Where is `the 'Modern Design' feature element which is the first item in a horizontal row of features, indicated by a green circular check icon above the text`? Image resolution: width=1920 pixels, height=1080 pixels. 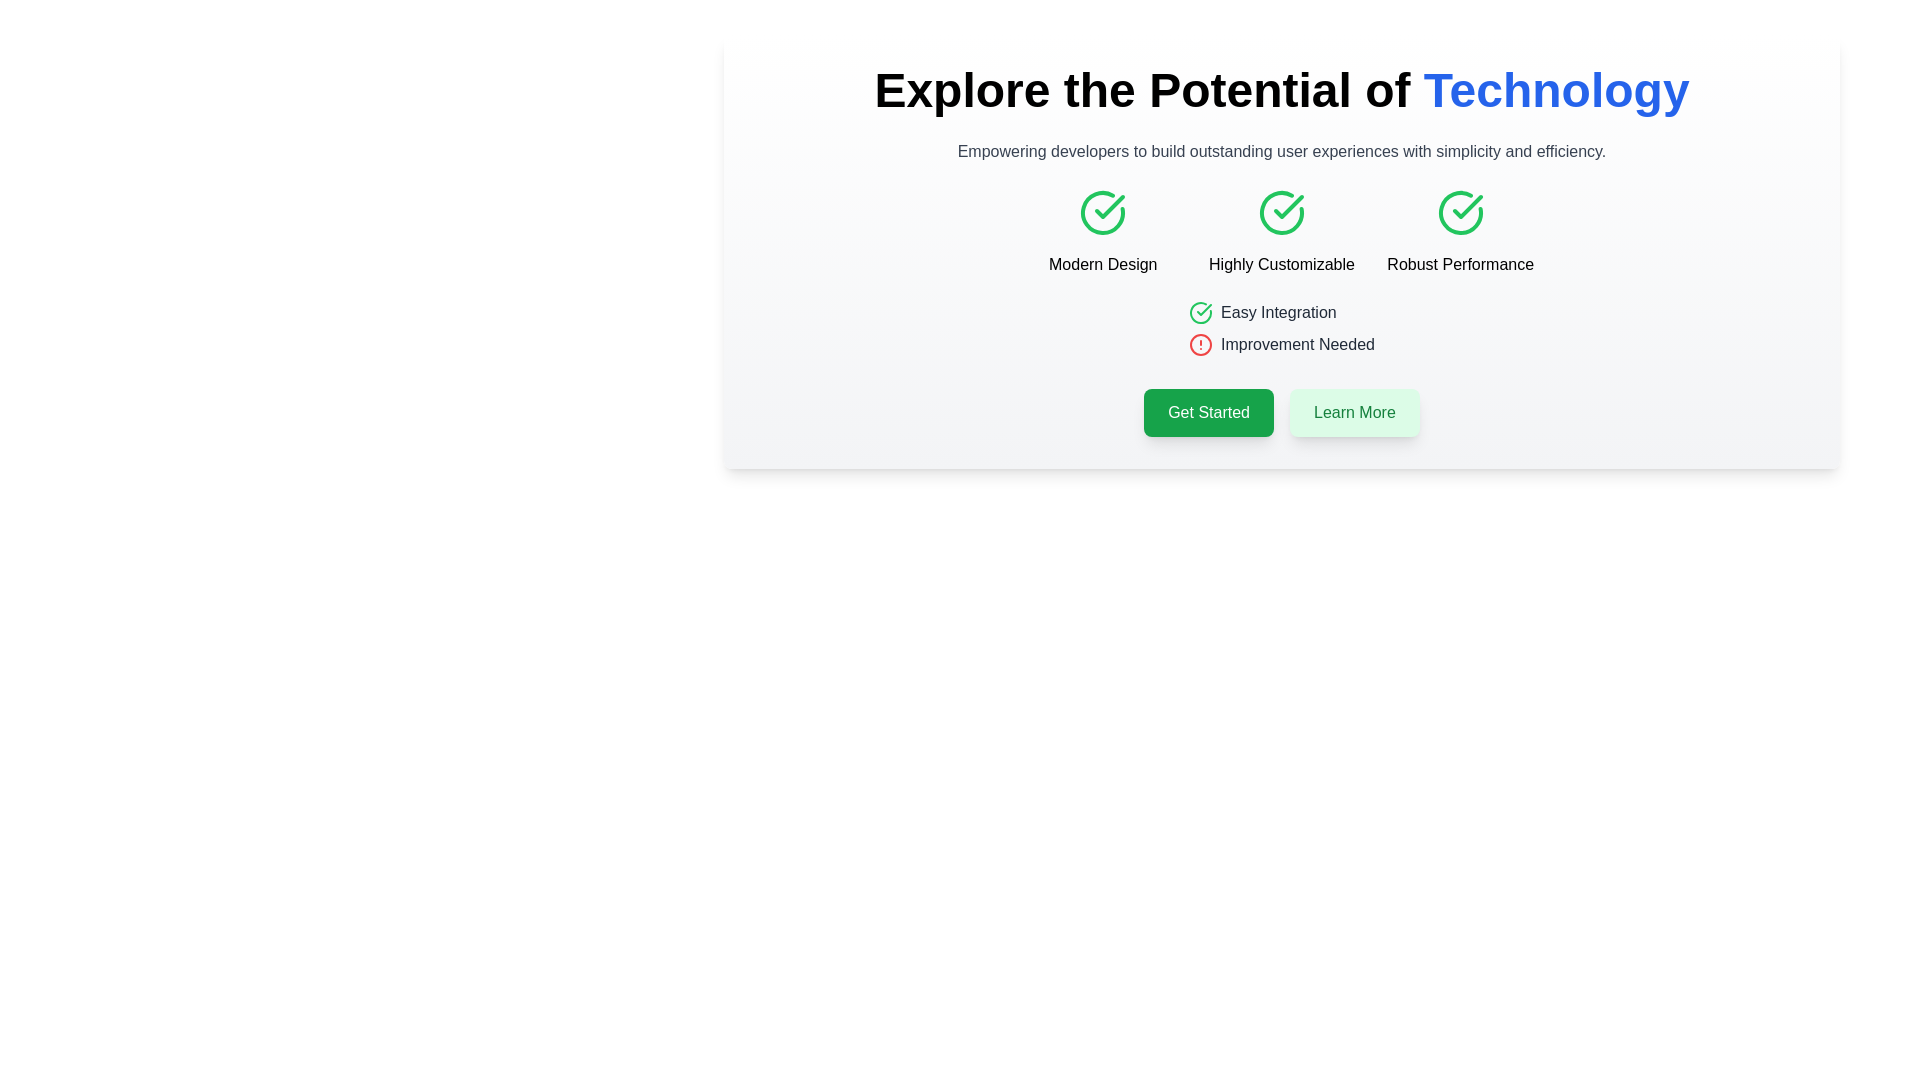 the 'Modern Design' feature element which is the first item in a horizontal row of features, indicated by a green circular check icon above the text is located at coordinates (1102, 231).